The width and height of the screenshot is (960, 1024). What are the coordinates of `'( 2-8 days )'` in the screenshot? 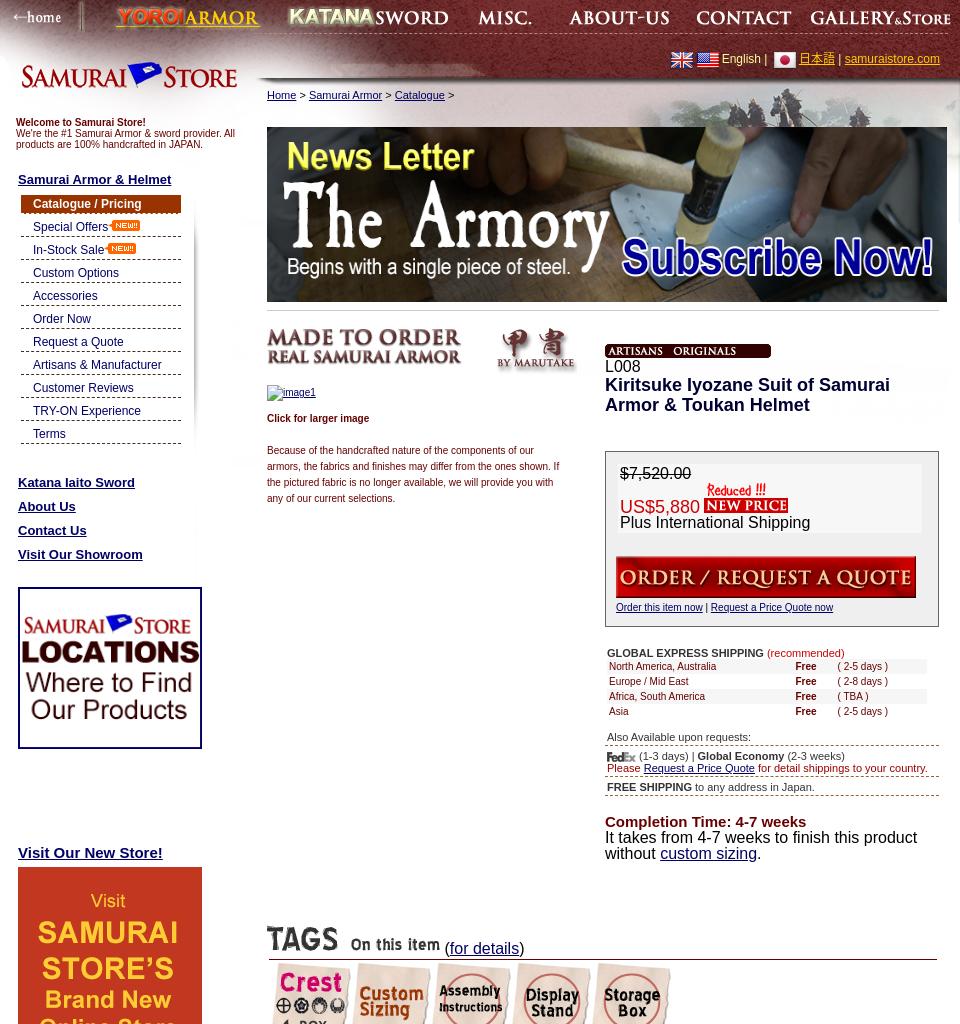 It's located at (861, 680).